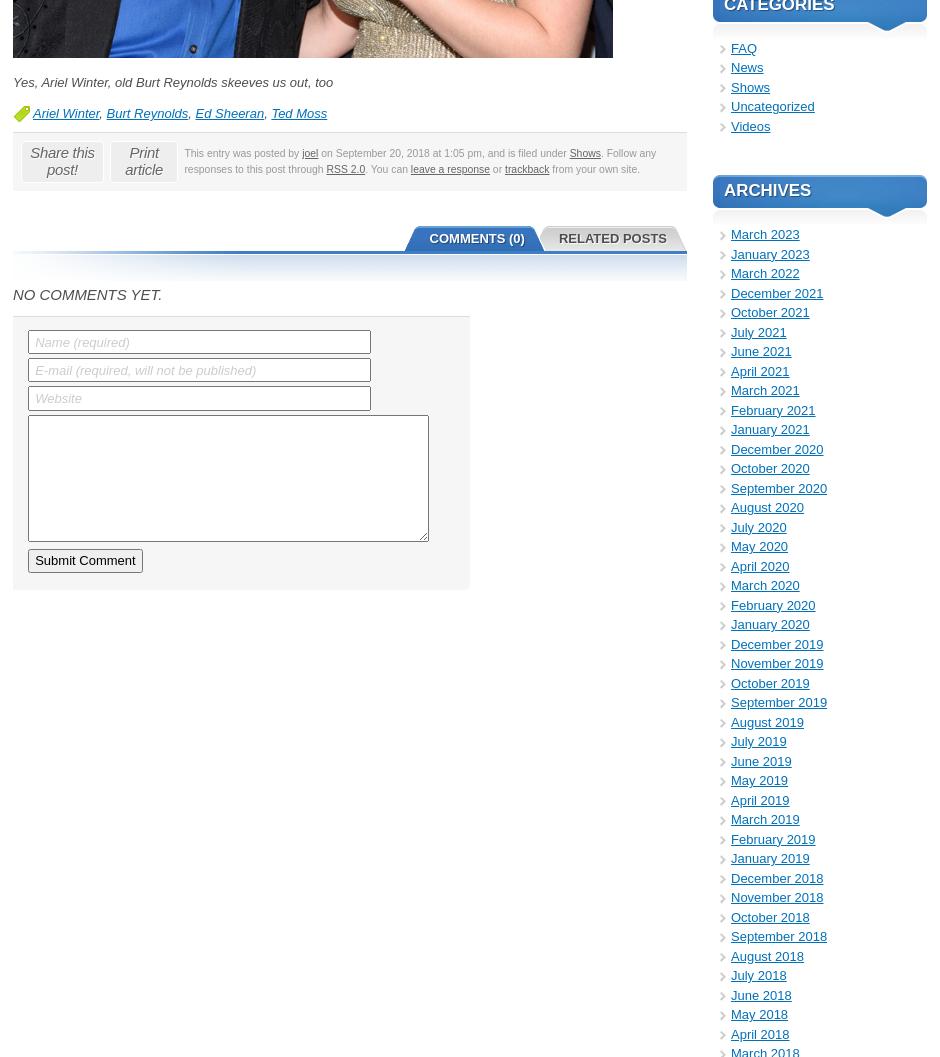 This screenshot has width=940, height=1057. What do you see at coordinates (731, 408) in the screenshot?
I see `'February 2021'` at bounding box center [731, 408].